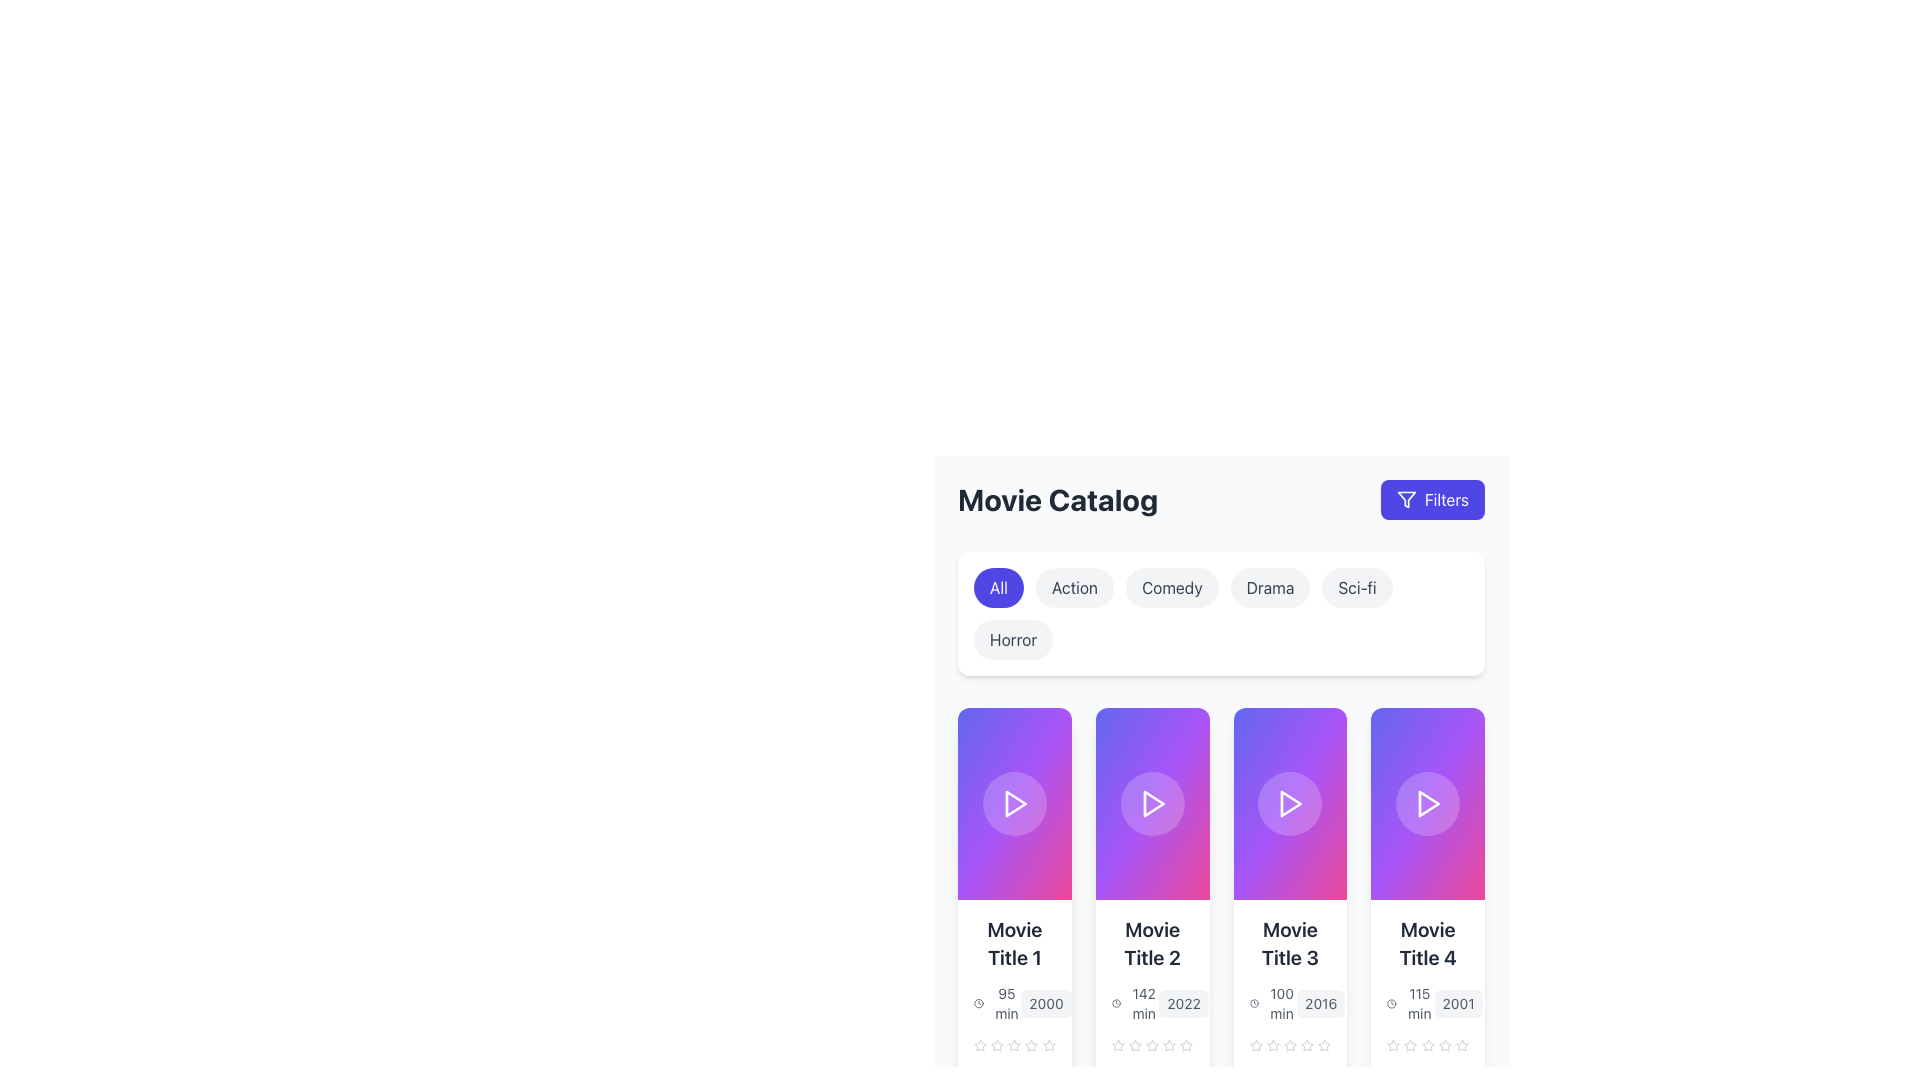 The image size is (1920, 1080). Describe the element at coordinates (1321, 1003) in the screenshot. I see `the display label showing the release year '2016' for 'Movie Title 3', which is the right-aligned element in the movie information section` at that location.